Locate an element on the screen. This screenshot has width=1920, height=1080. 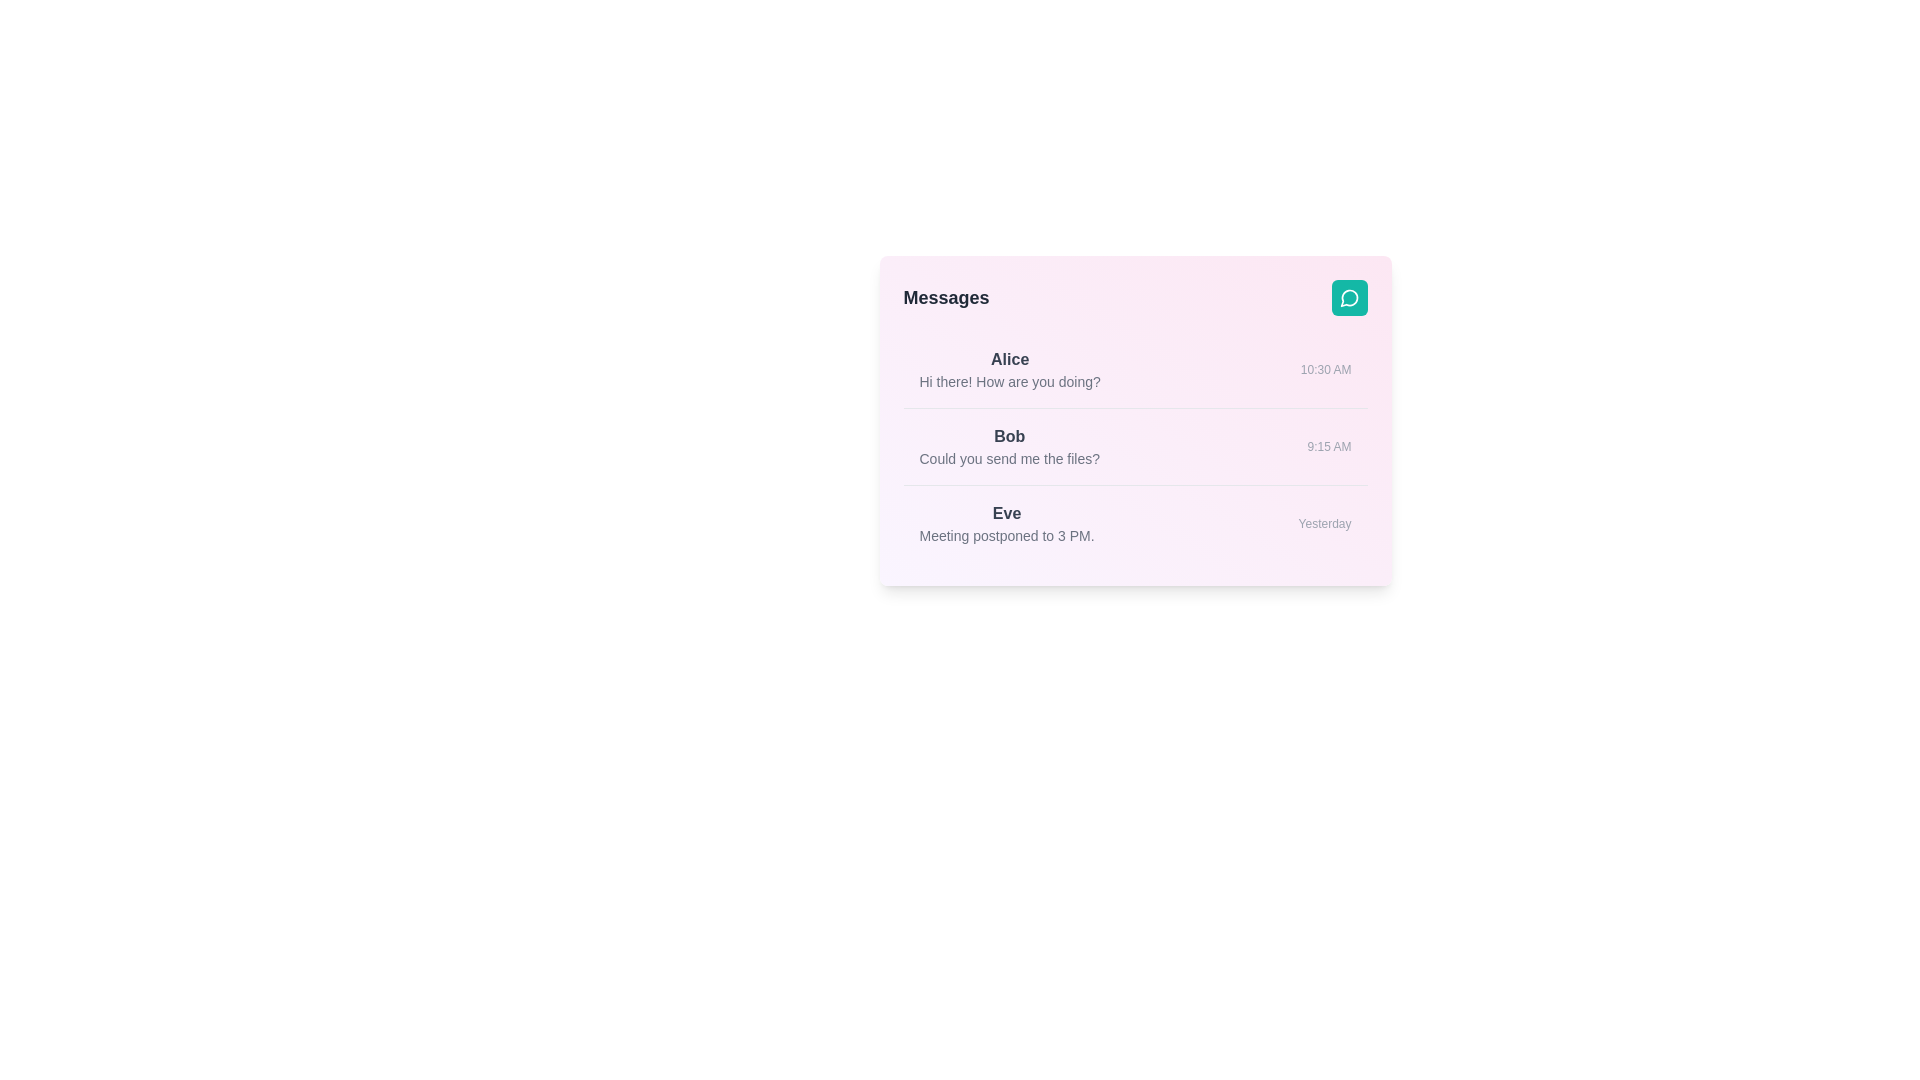
the conversation item corresponding to Alice is located at coordinates (1135, 370).